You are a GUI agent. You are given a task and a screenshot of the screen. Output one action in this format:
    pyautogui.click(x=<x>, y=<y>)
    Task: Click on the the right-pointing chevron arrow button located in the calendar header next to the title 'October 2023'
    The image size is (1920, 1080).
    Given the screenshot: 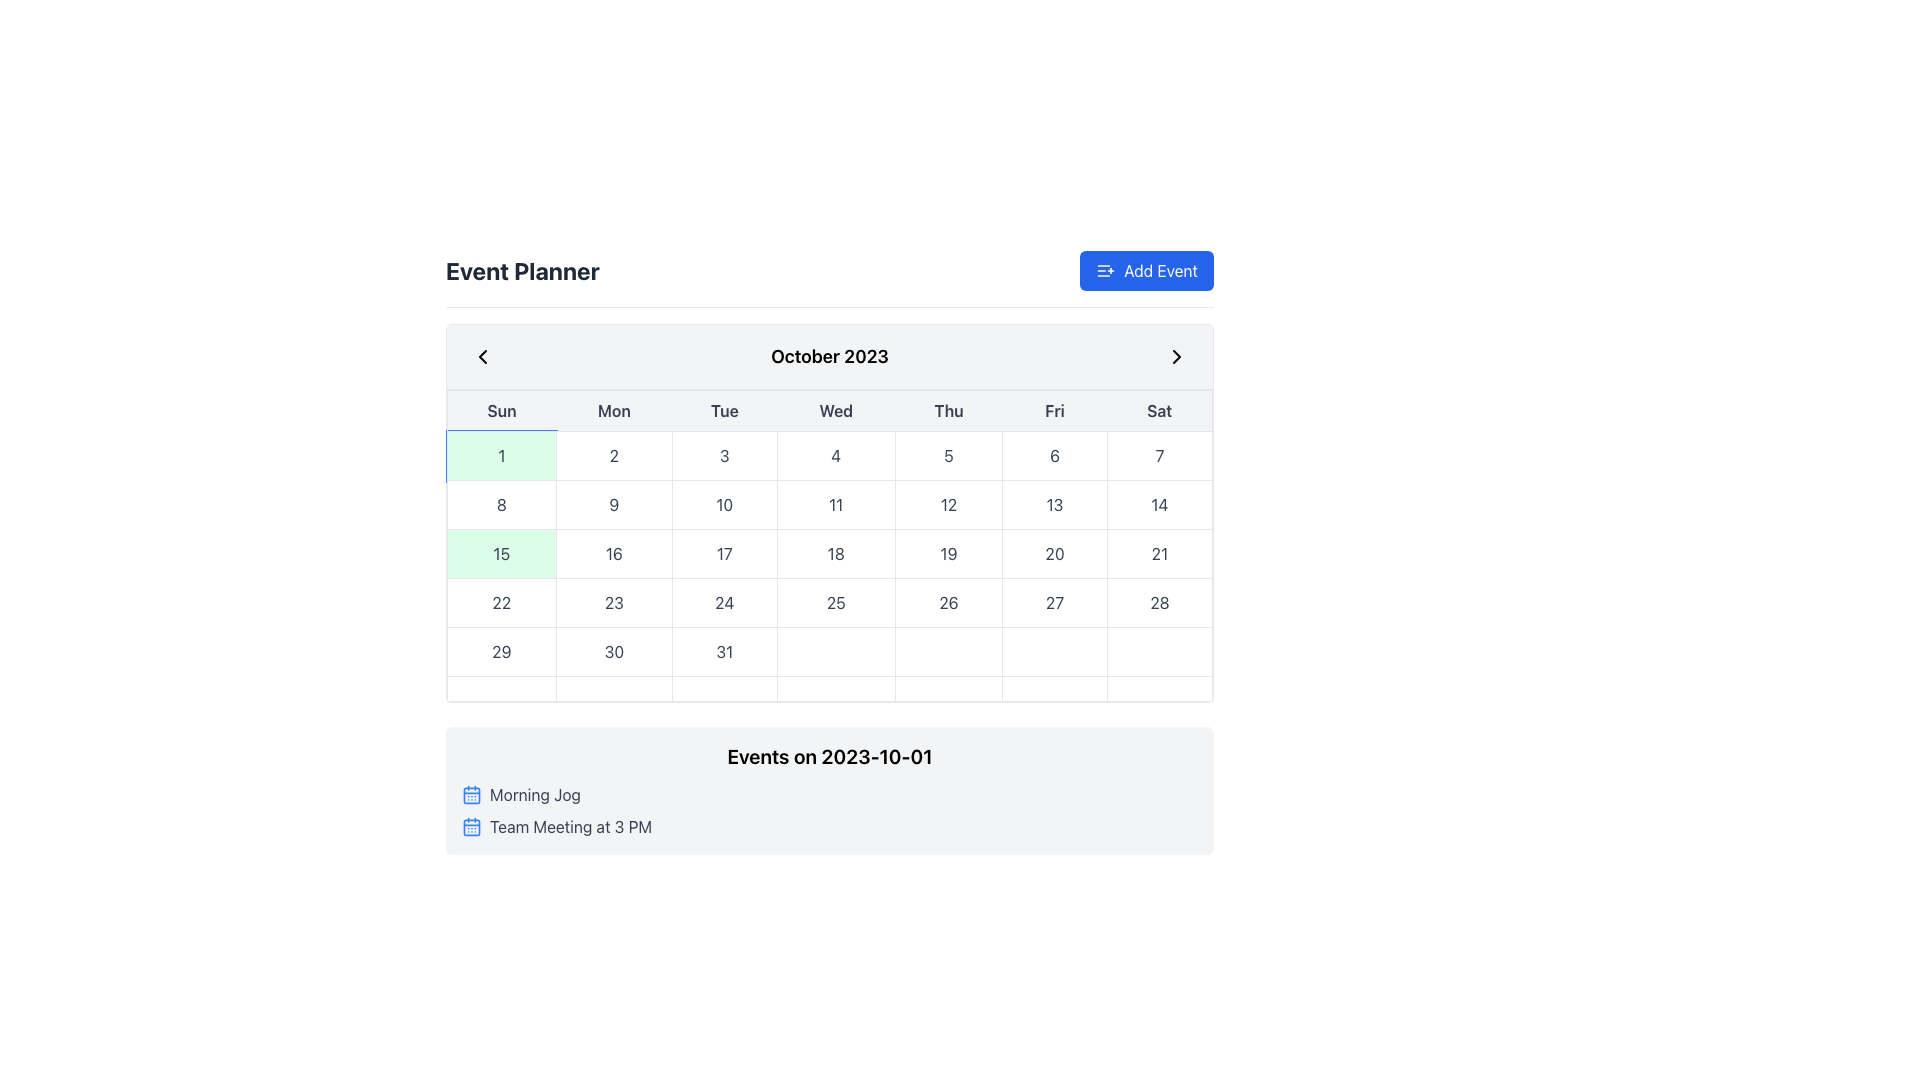 What is the action you would take?
    pyautogui.click(x=1176, y=356)
    